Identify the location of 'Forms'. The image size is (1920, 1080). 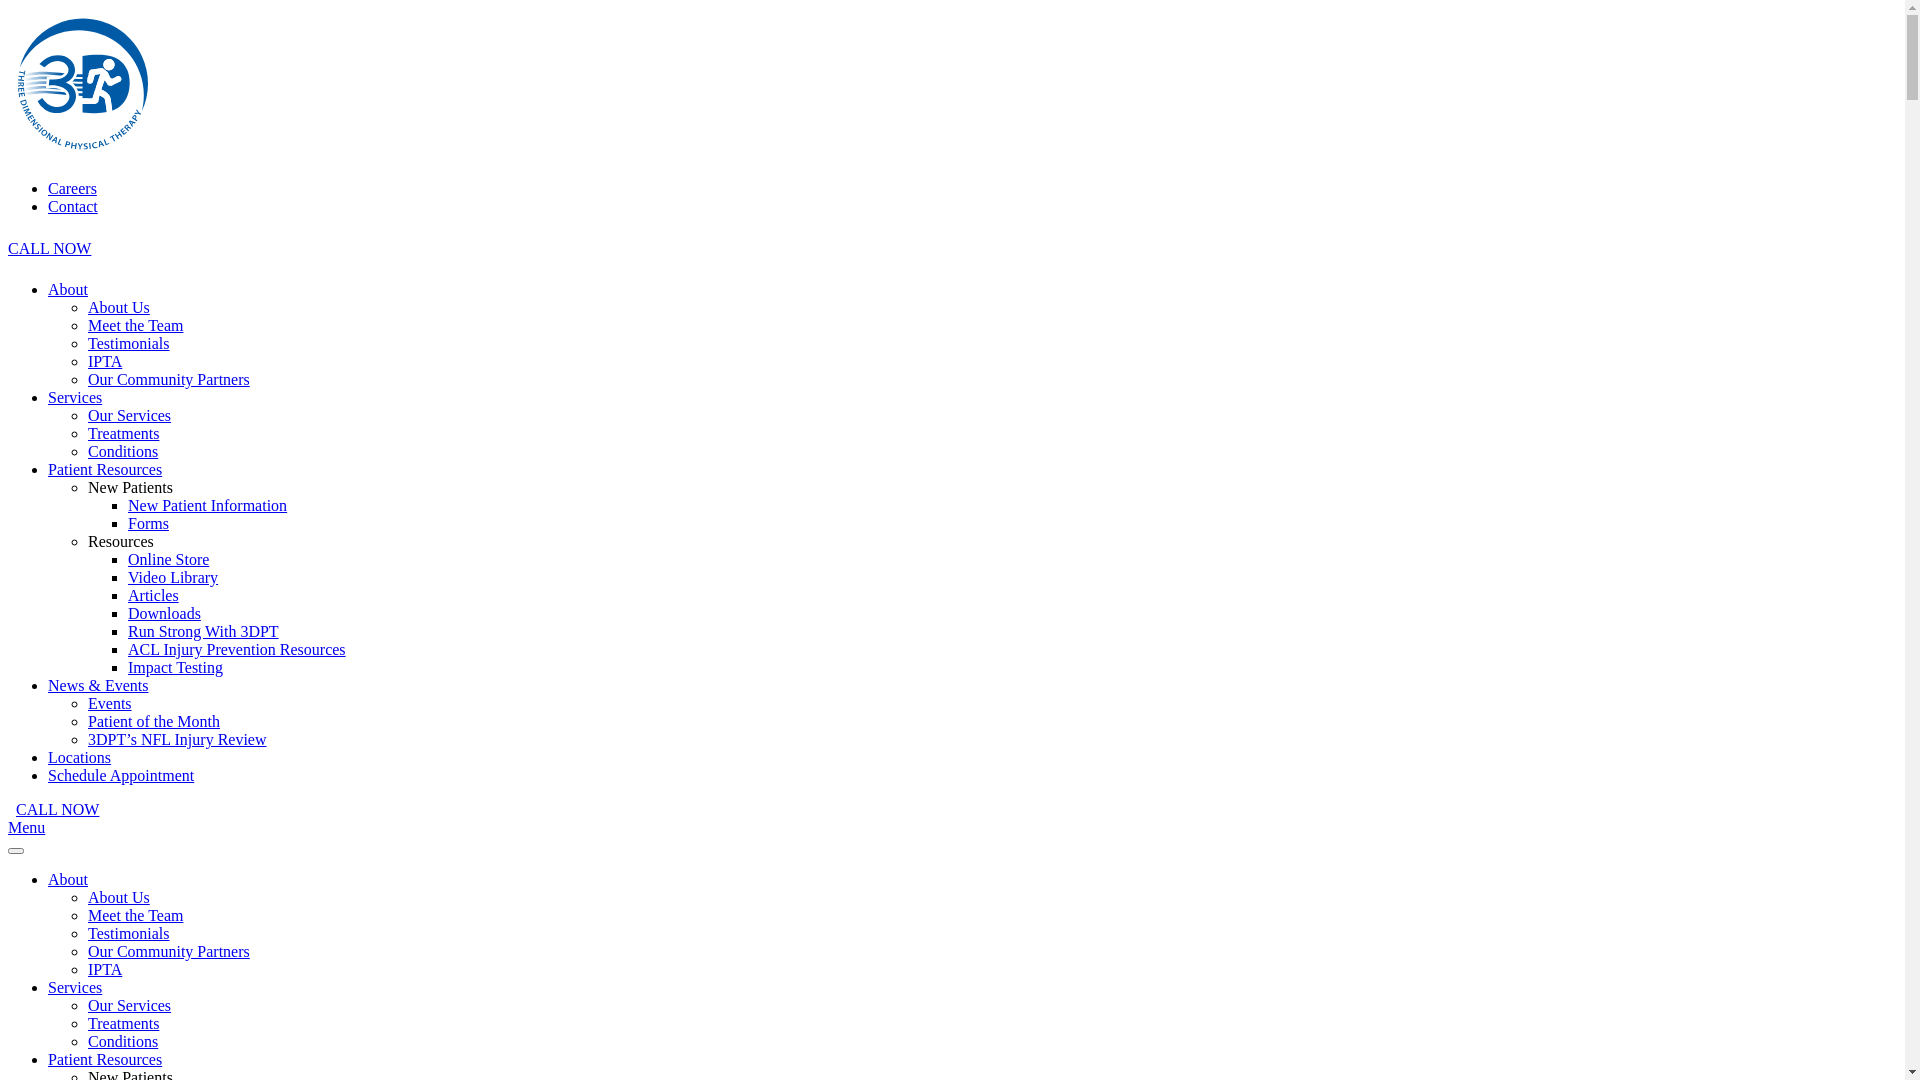
(147, 522).